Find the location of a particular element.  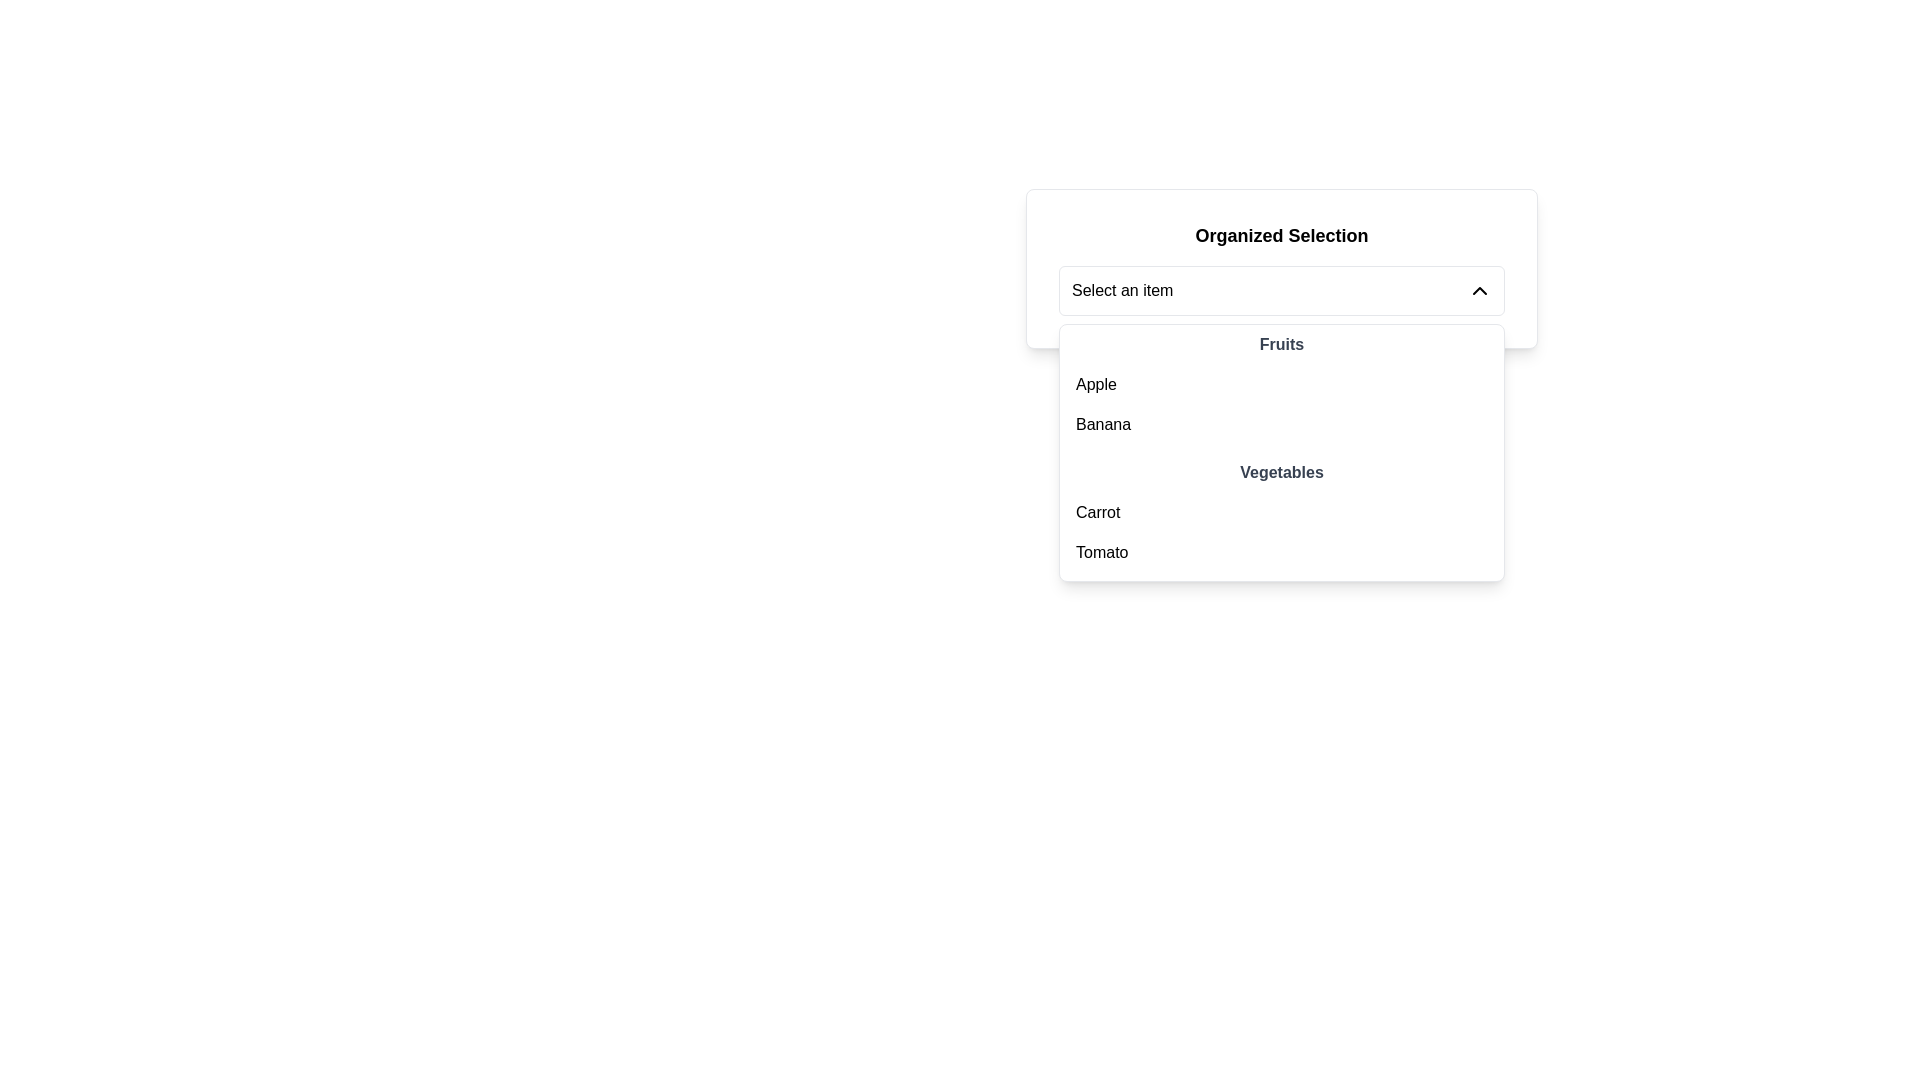

the static text label reading 'Vegetables' in the dropdown selection menu is located at coordinates (1281, 473).